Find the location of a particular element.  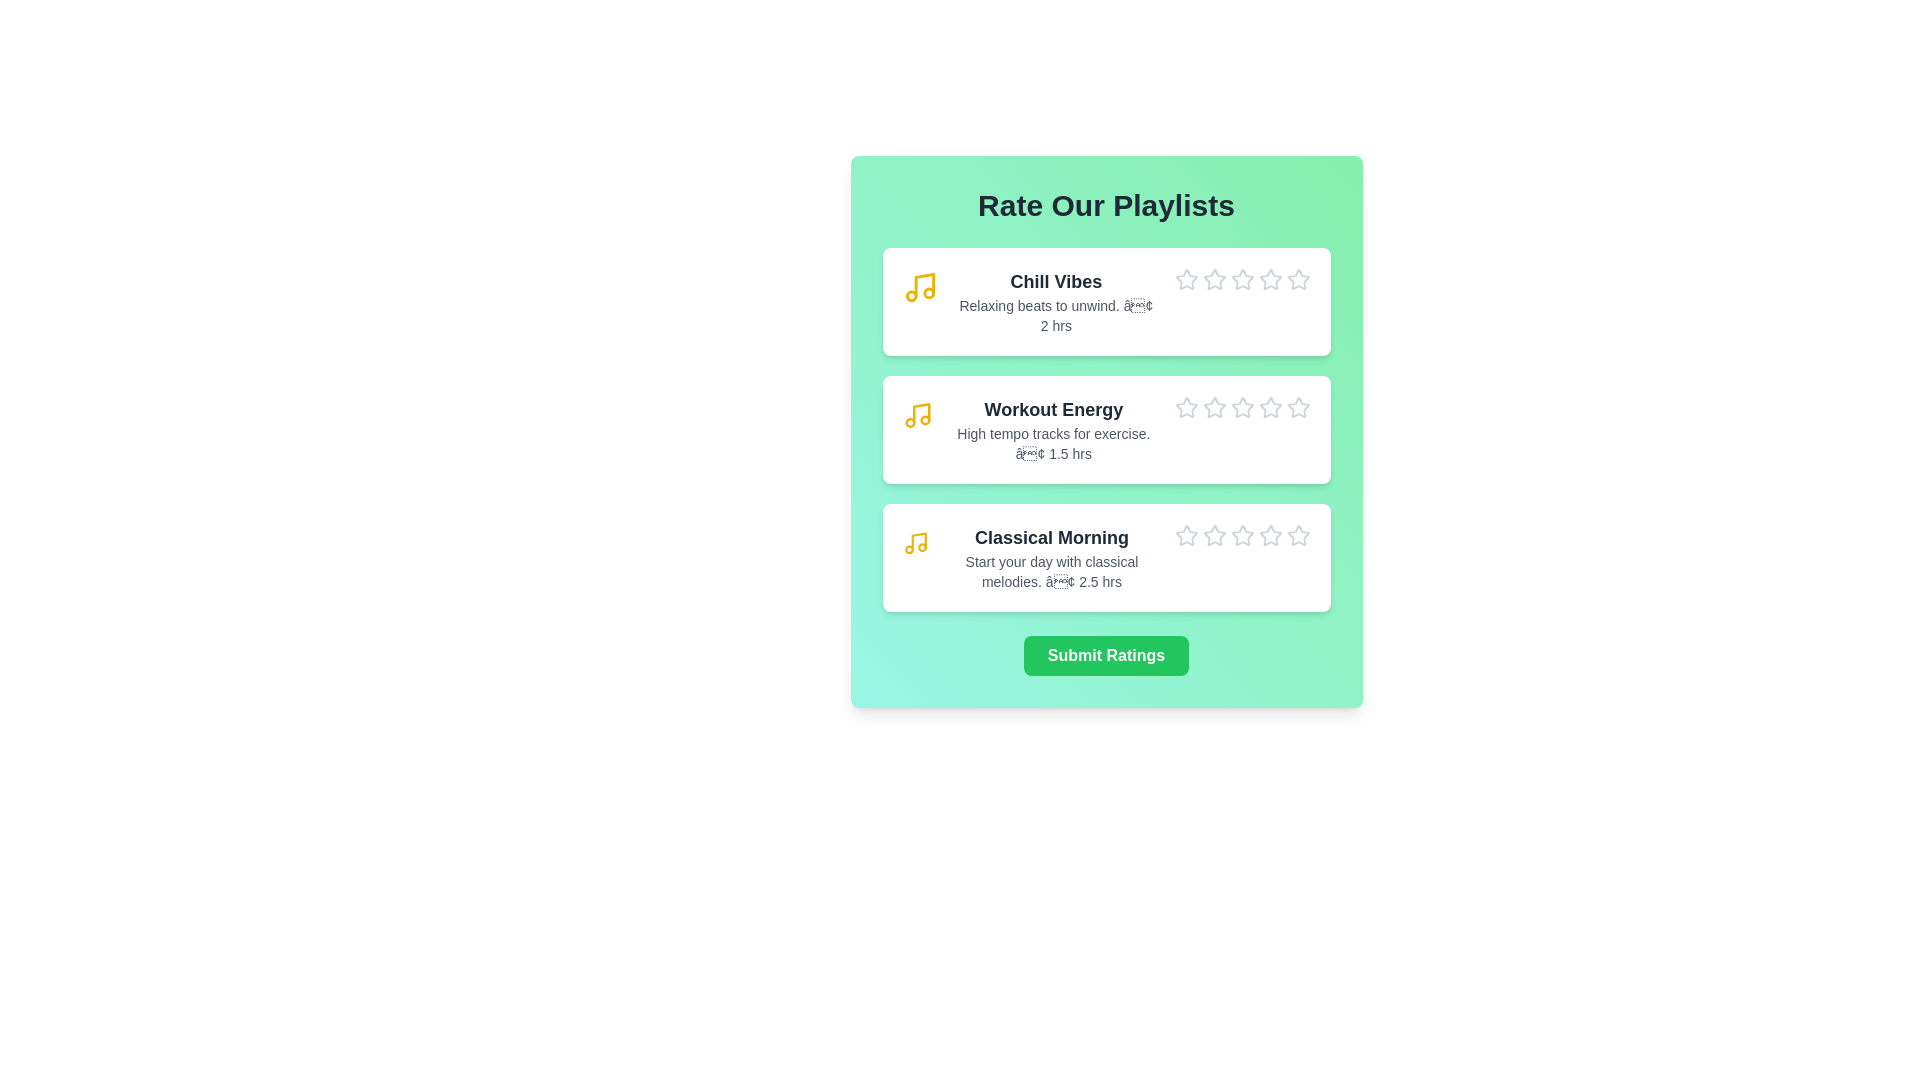

the star icon corresponding to 2 stars for the playlist Chill Vibes is located at coordinates (1201, 266).